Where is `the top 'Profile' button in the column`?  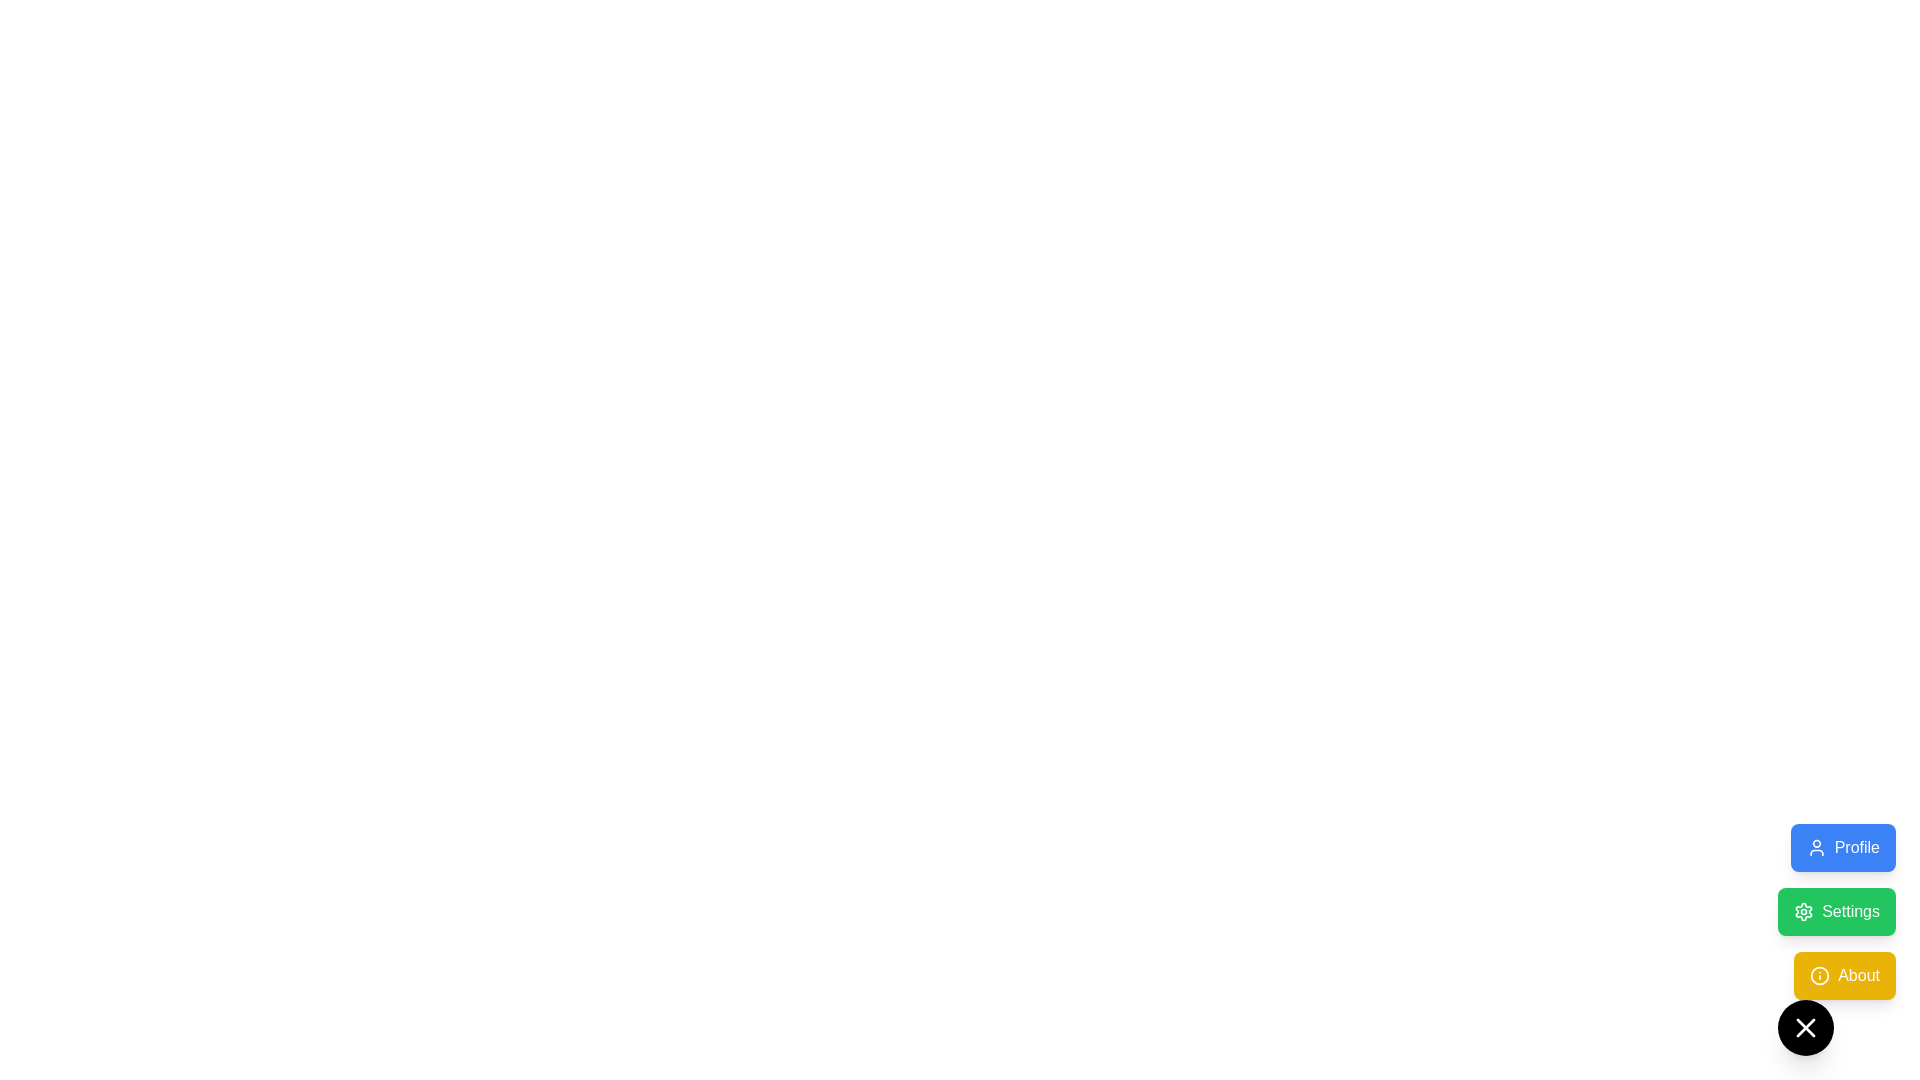
the top 'Profile' button in the column is located at coordinates (1842, 848).